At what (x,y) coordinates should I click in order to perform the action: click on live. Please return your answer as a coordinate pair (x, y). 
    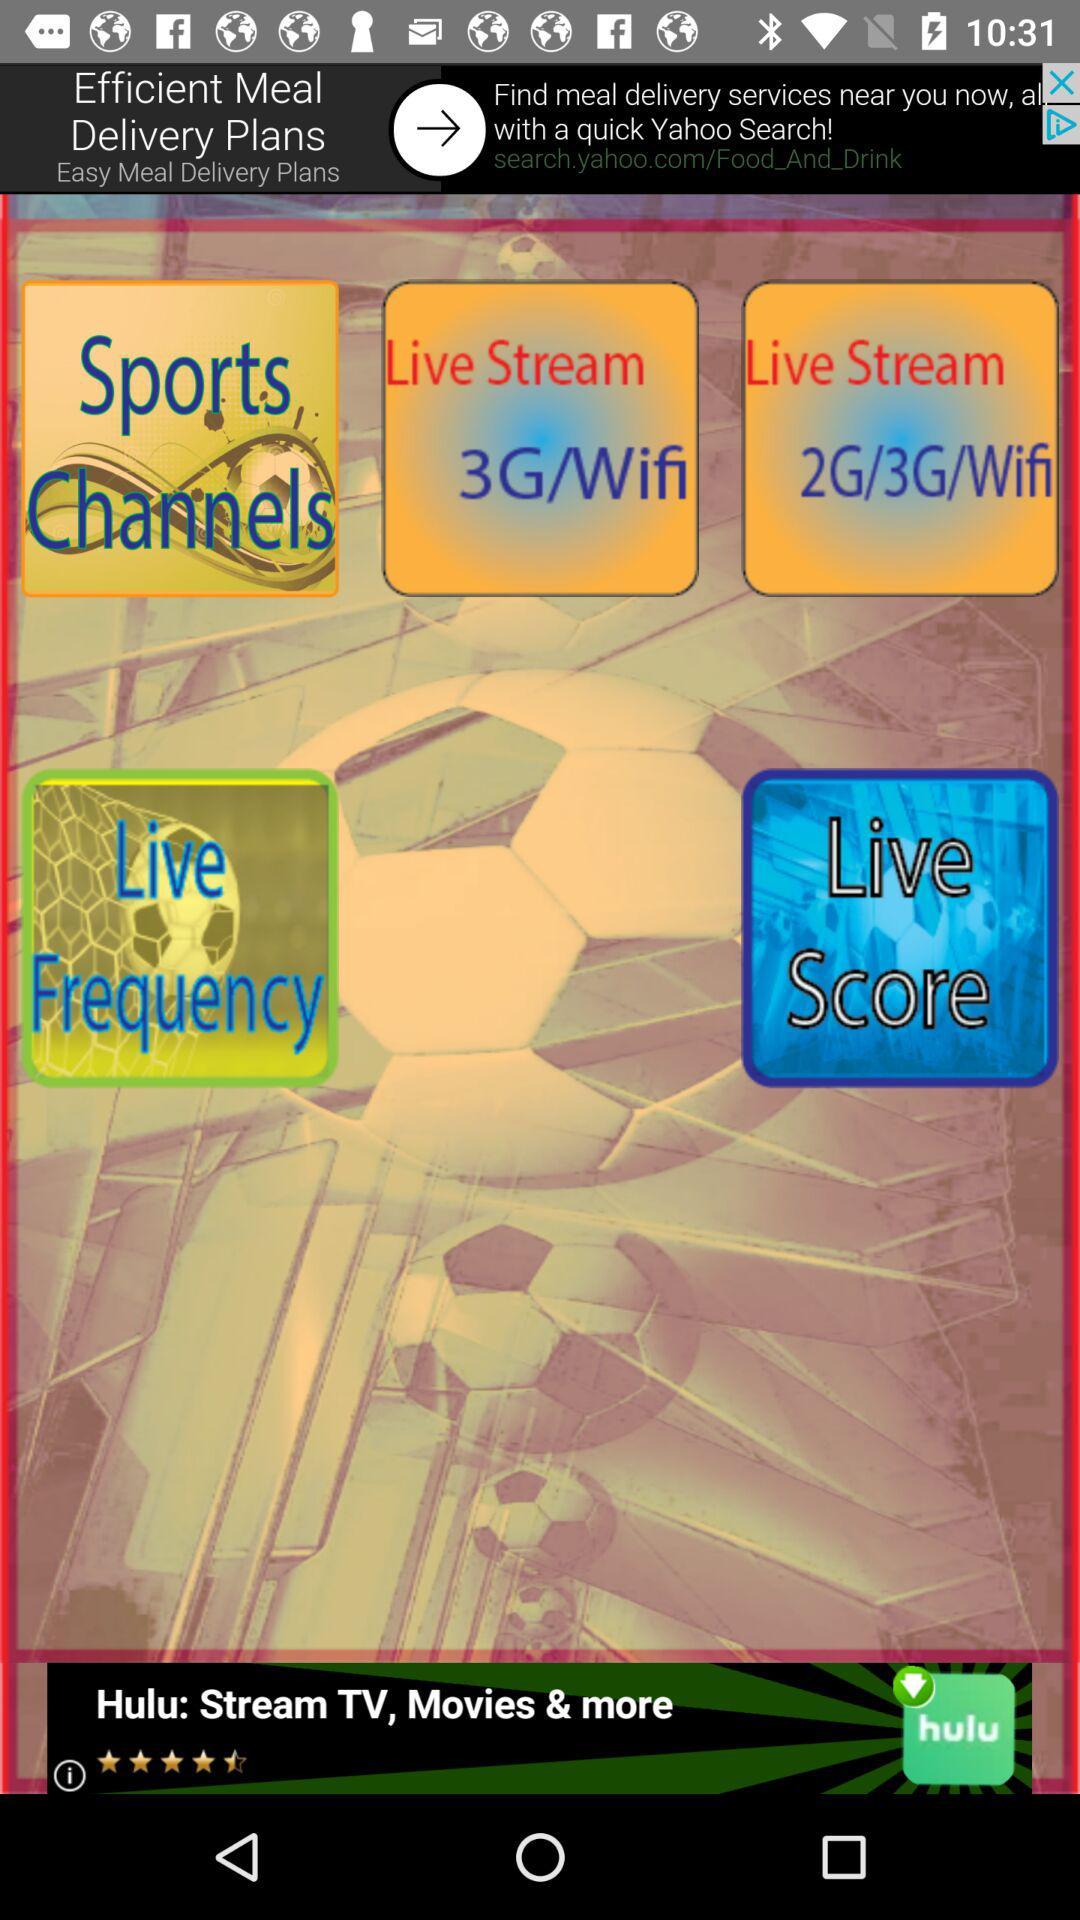
    Looking at the image, I should click on (898, 927).